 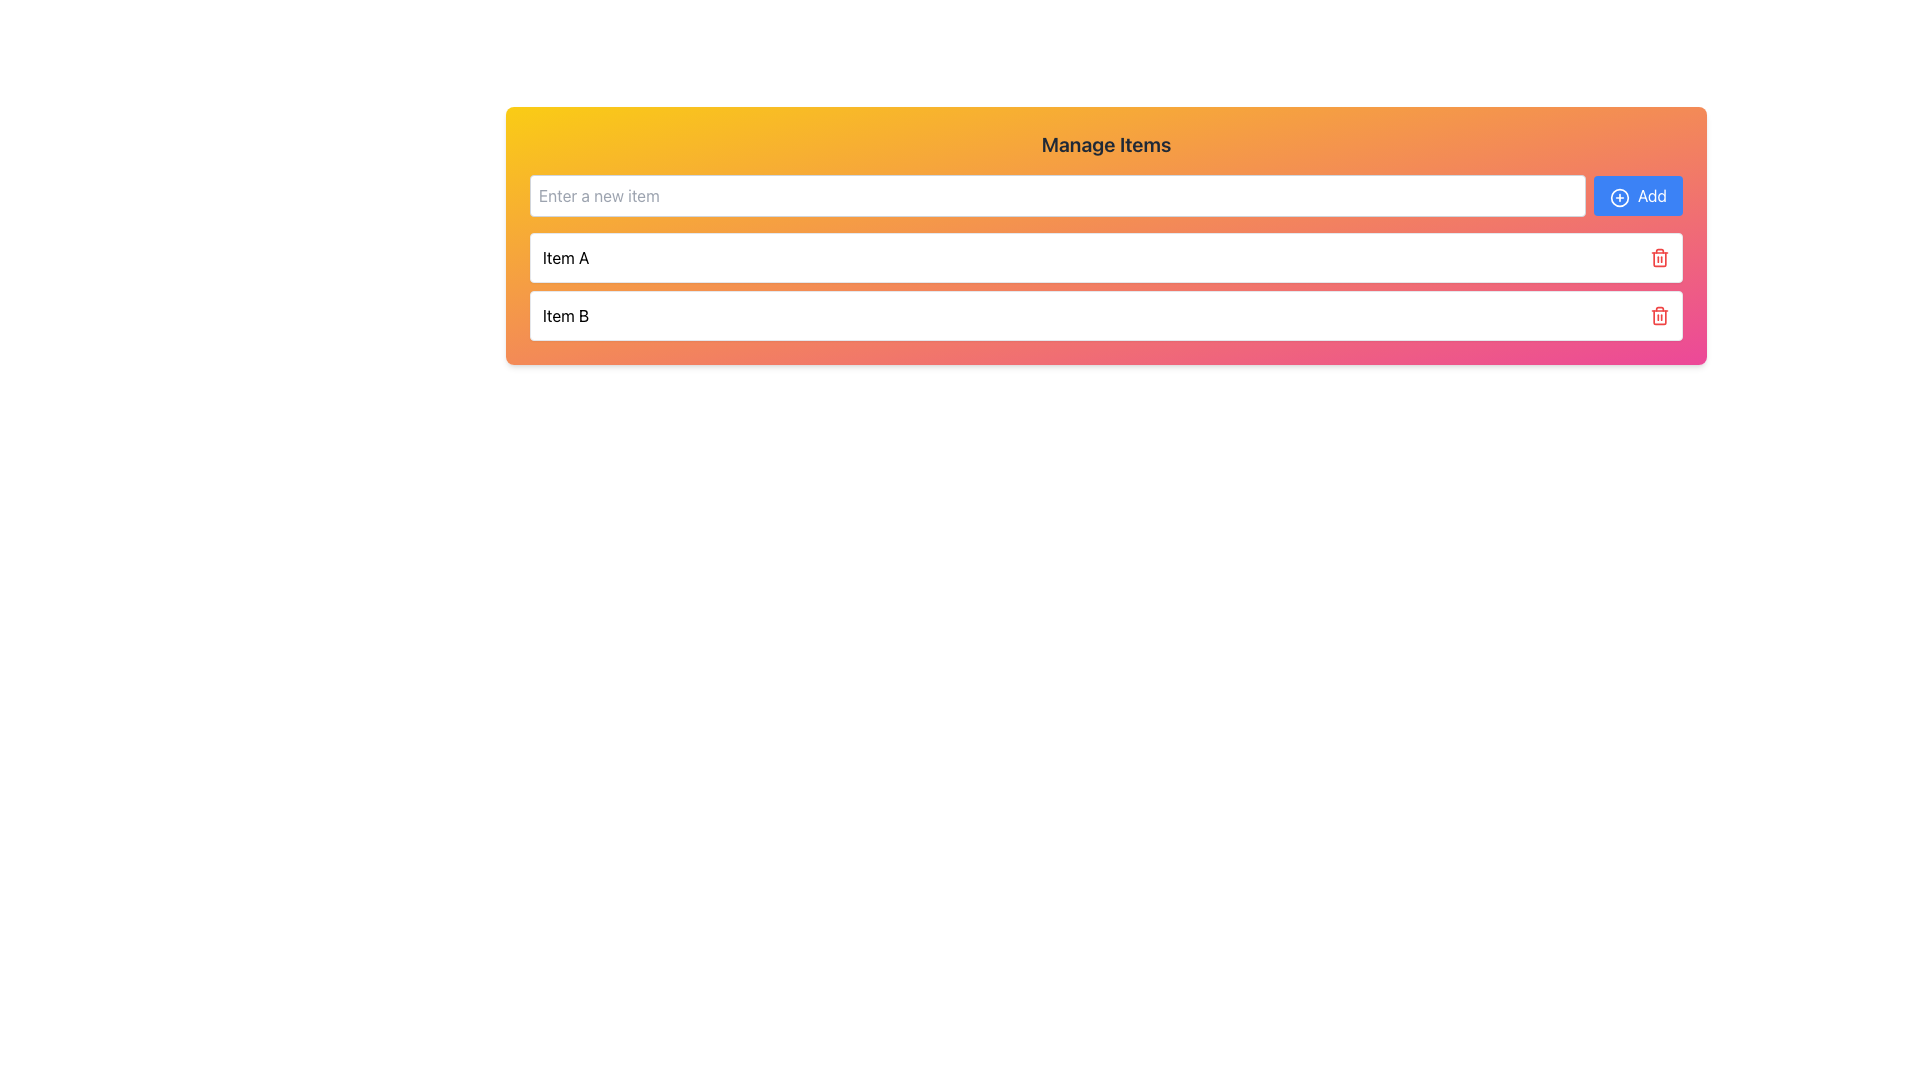 I want to click on the circular SVG icon with a '+' symbol at its center, which is located inside the button labeled 'Add', so click(x=1619, y=197).